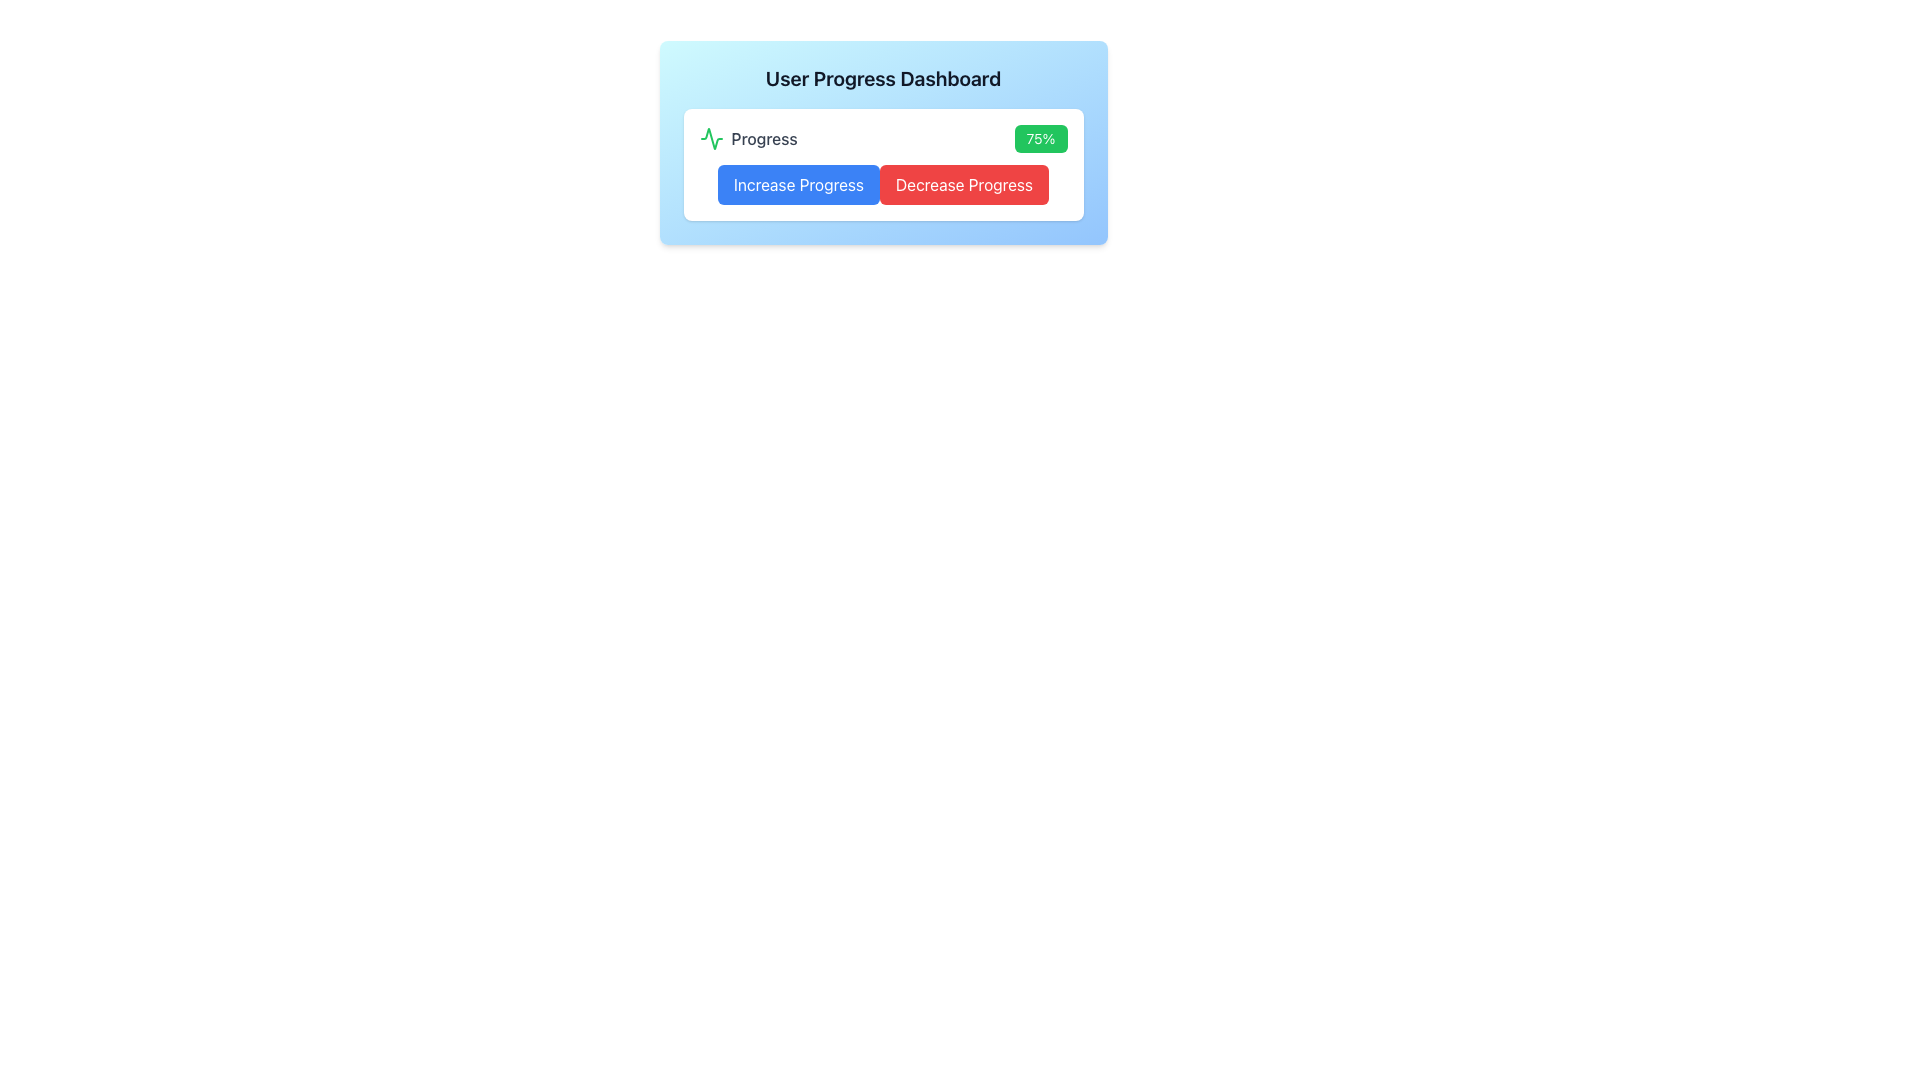  Describe the element at coordinates (964, 185) in the screenshot. I see `the 'Decrease Progress' button to observe the hover effect, which is located immediately to the right of the 'Increase Progress' button in the second row of components` at that location.